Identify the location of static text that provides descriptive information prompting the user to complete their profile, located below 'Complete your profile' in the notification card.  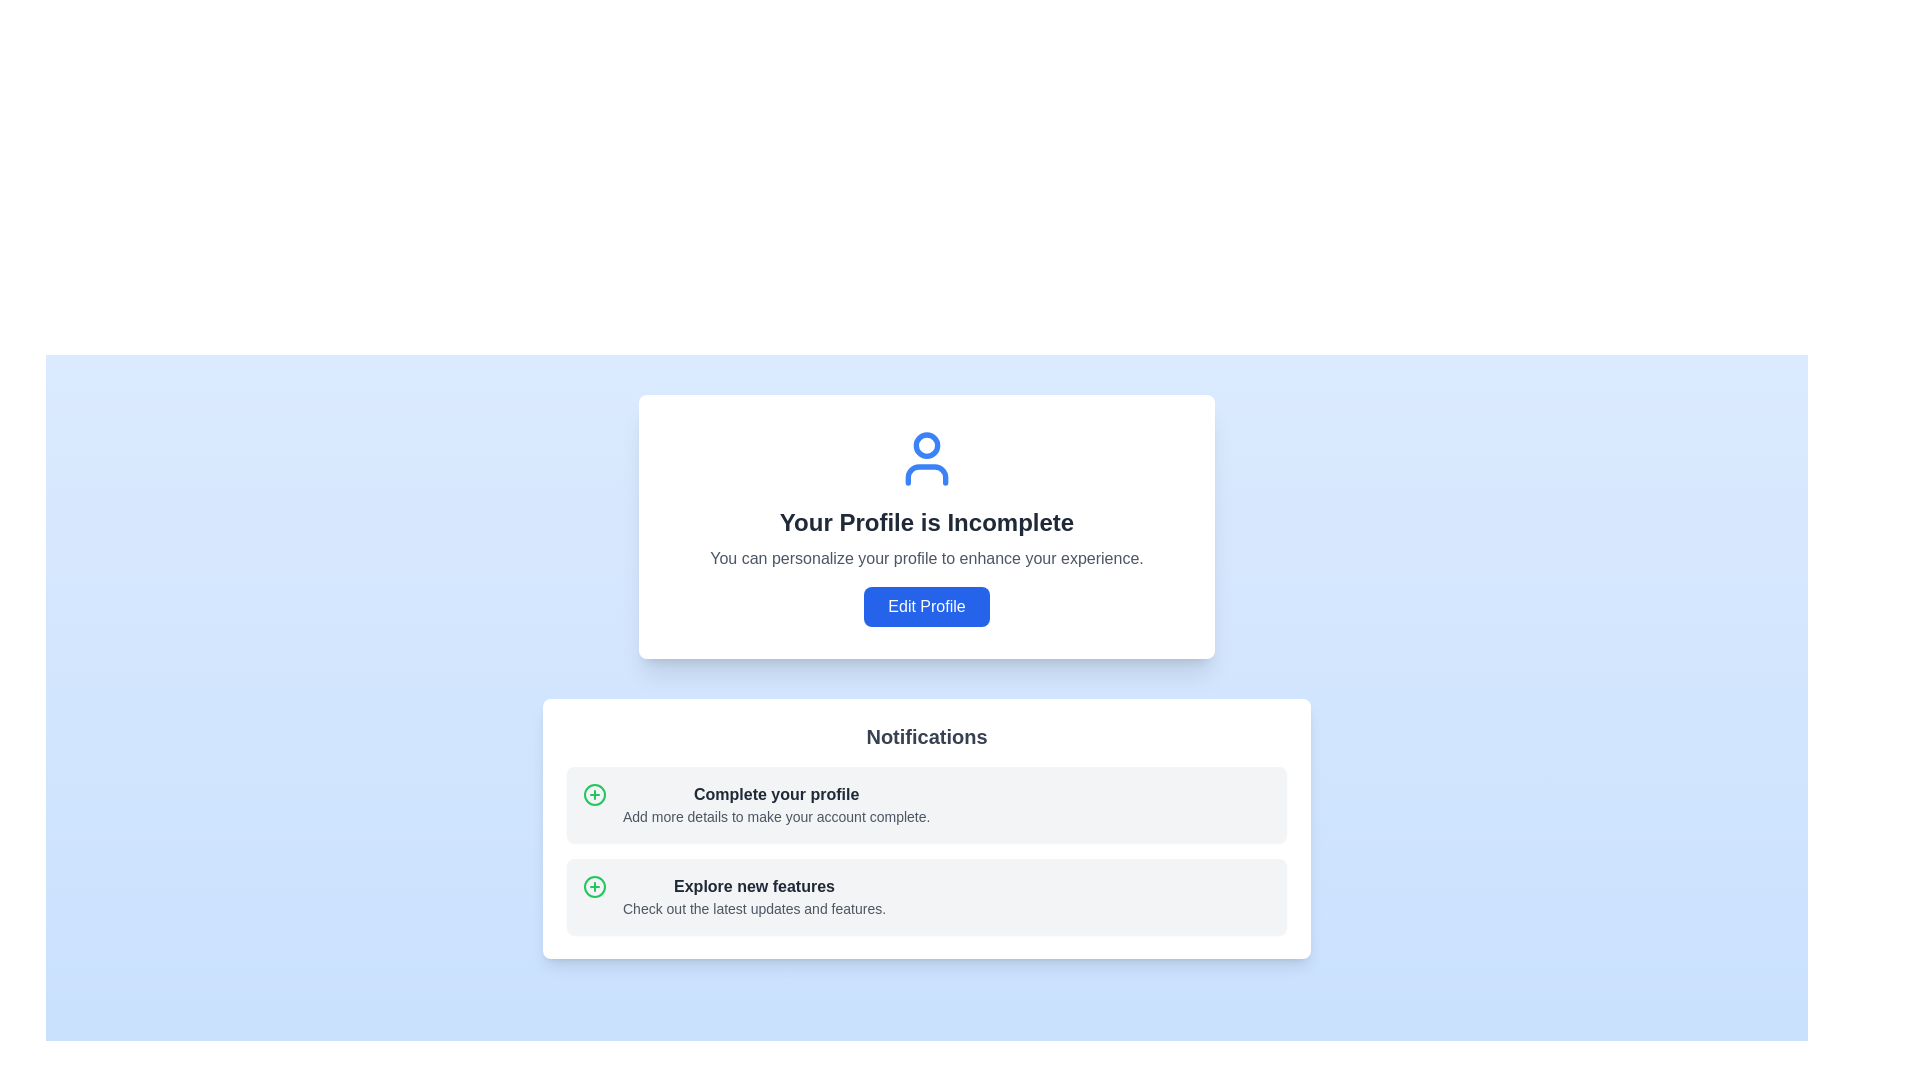
(775, 817).